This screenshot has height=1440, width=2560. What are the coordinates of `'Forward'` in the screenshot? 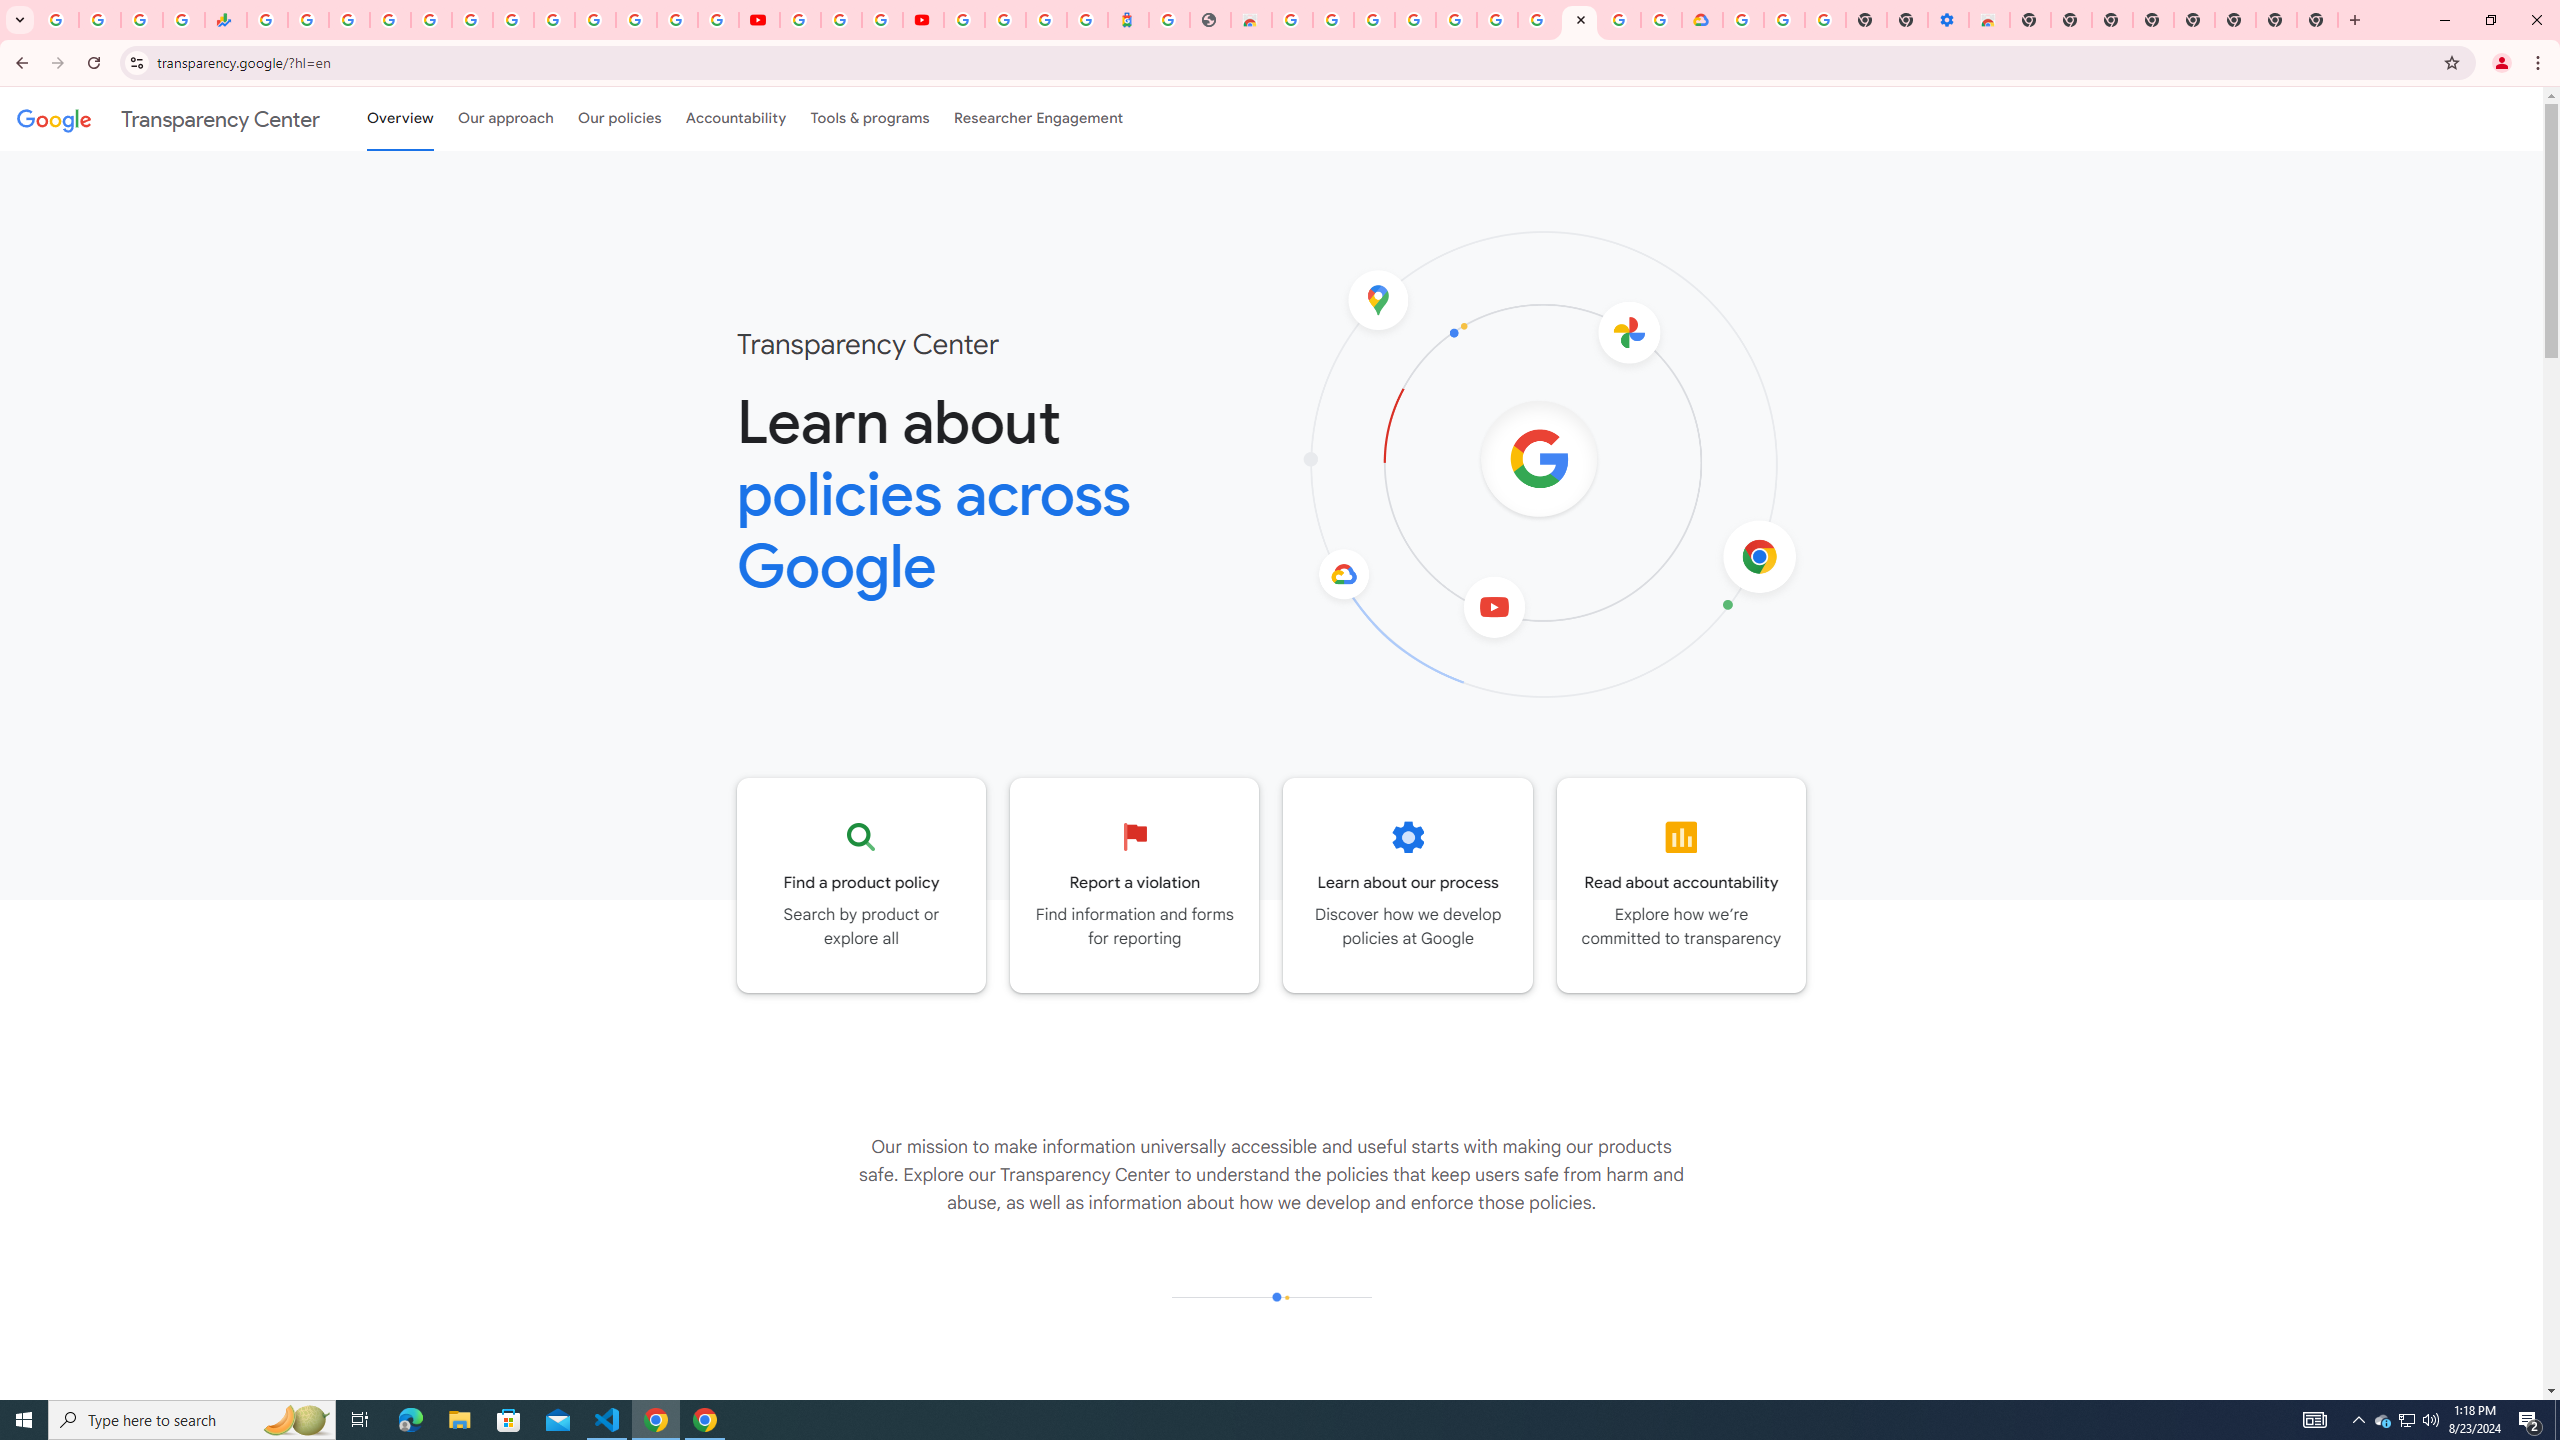 It's located at (57, 62).